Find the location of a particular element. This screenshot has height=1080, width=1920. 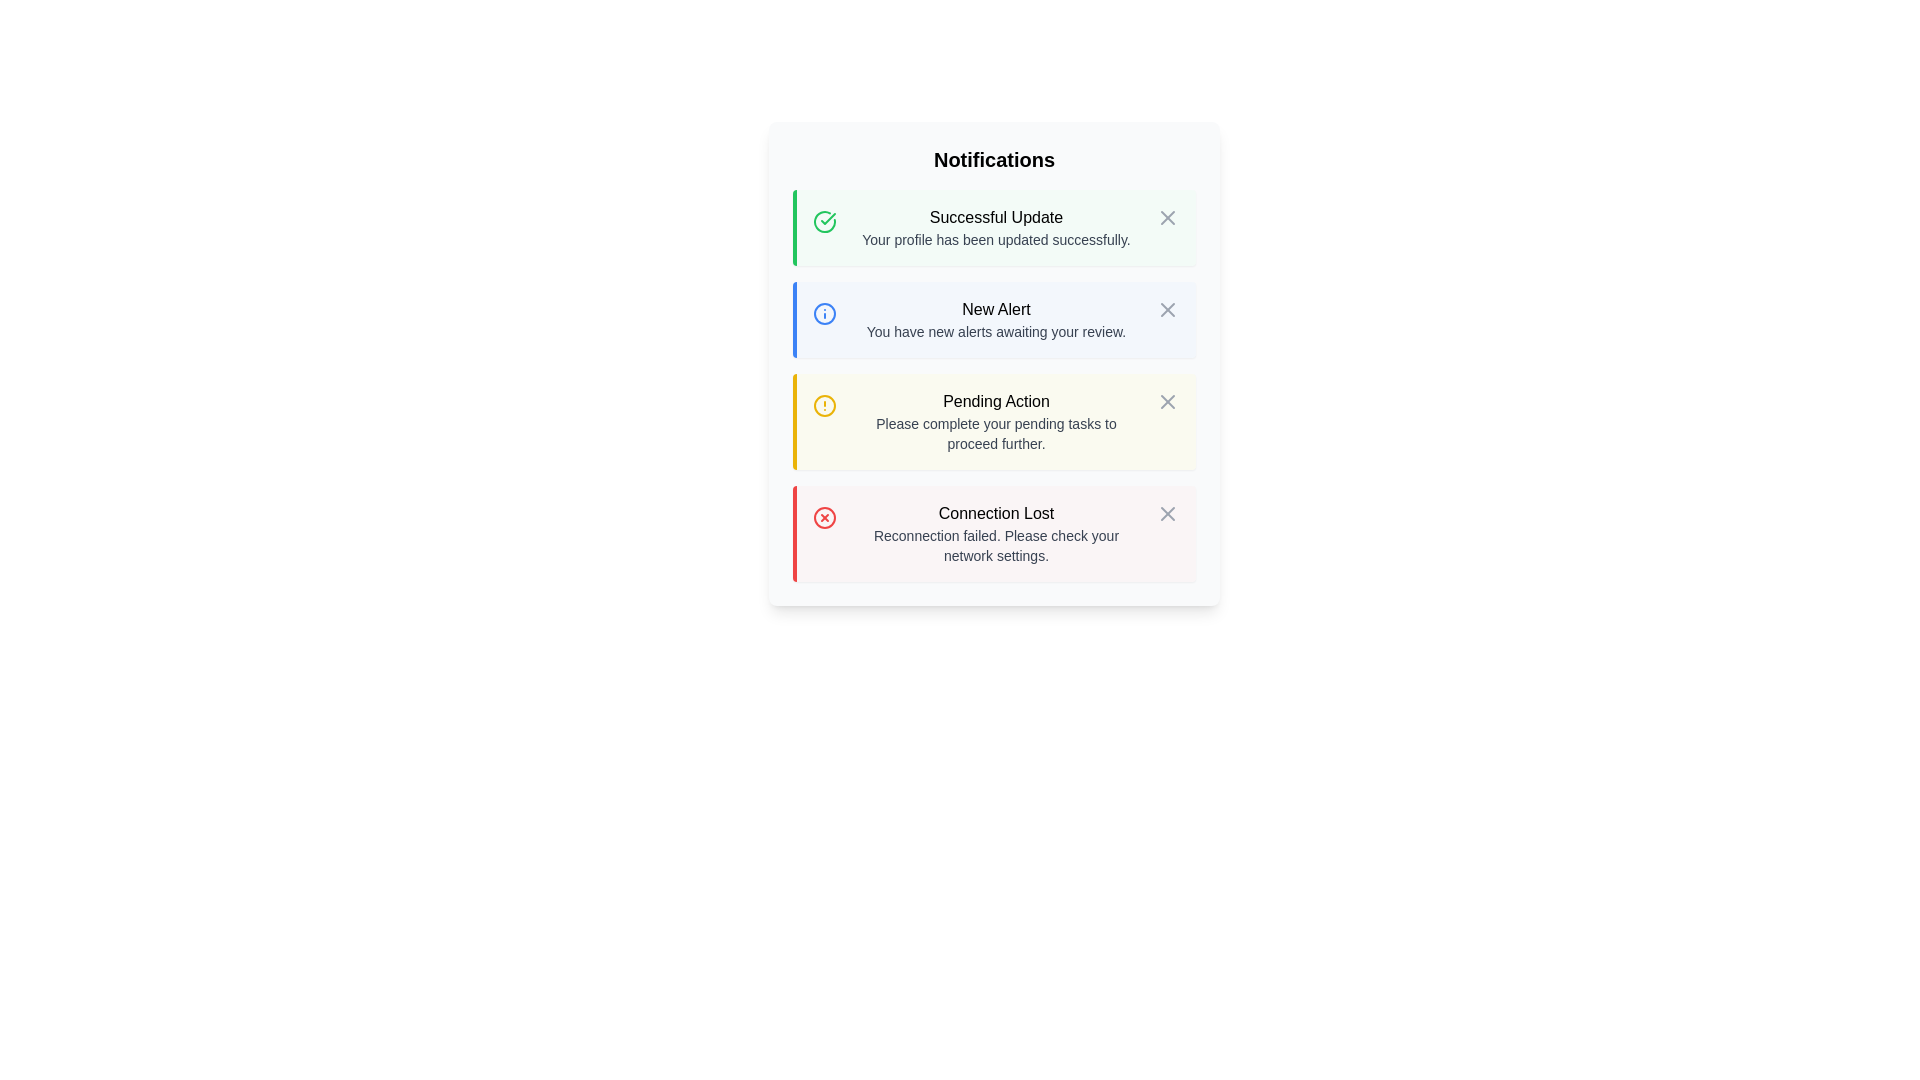

the text label stating 'Please complete your pending tasks to proceed further,' which is located in the yellow-highlighted section of the notification card titled 'Pending Action.' is located at coordinates (996, 433).